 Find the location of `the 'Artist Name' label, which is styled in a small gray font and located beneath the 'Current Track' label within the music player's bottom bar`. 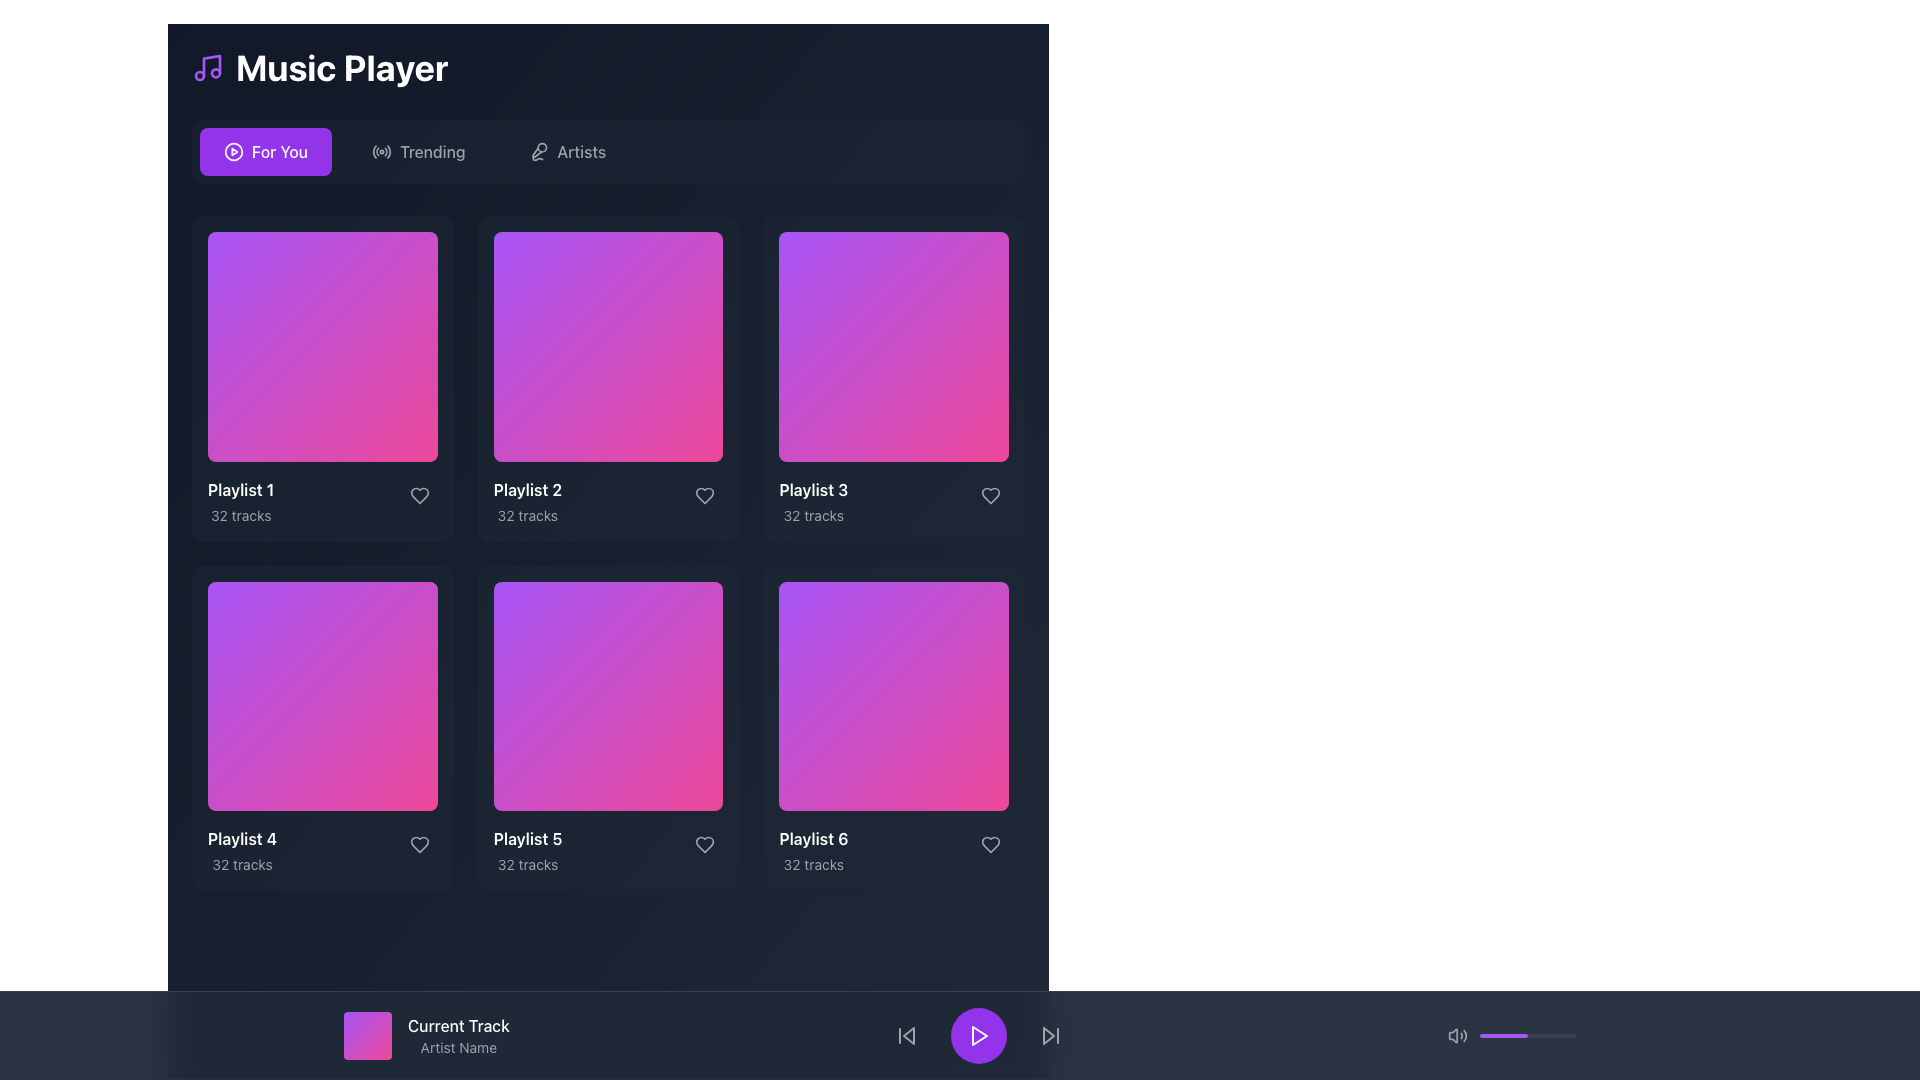

the 'Artist Name' label, which is styled in a small gray font and located beneath the 'Current Track' label within the music player's bottom bar is located at coordinates (457, 1047).